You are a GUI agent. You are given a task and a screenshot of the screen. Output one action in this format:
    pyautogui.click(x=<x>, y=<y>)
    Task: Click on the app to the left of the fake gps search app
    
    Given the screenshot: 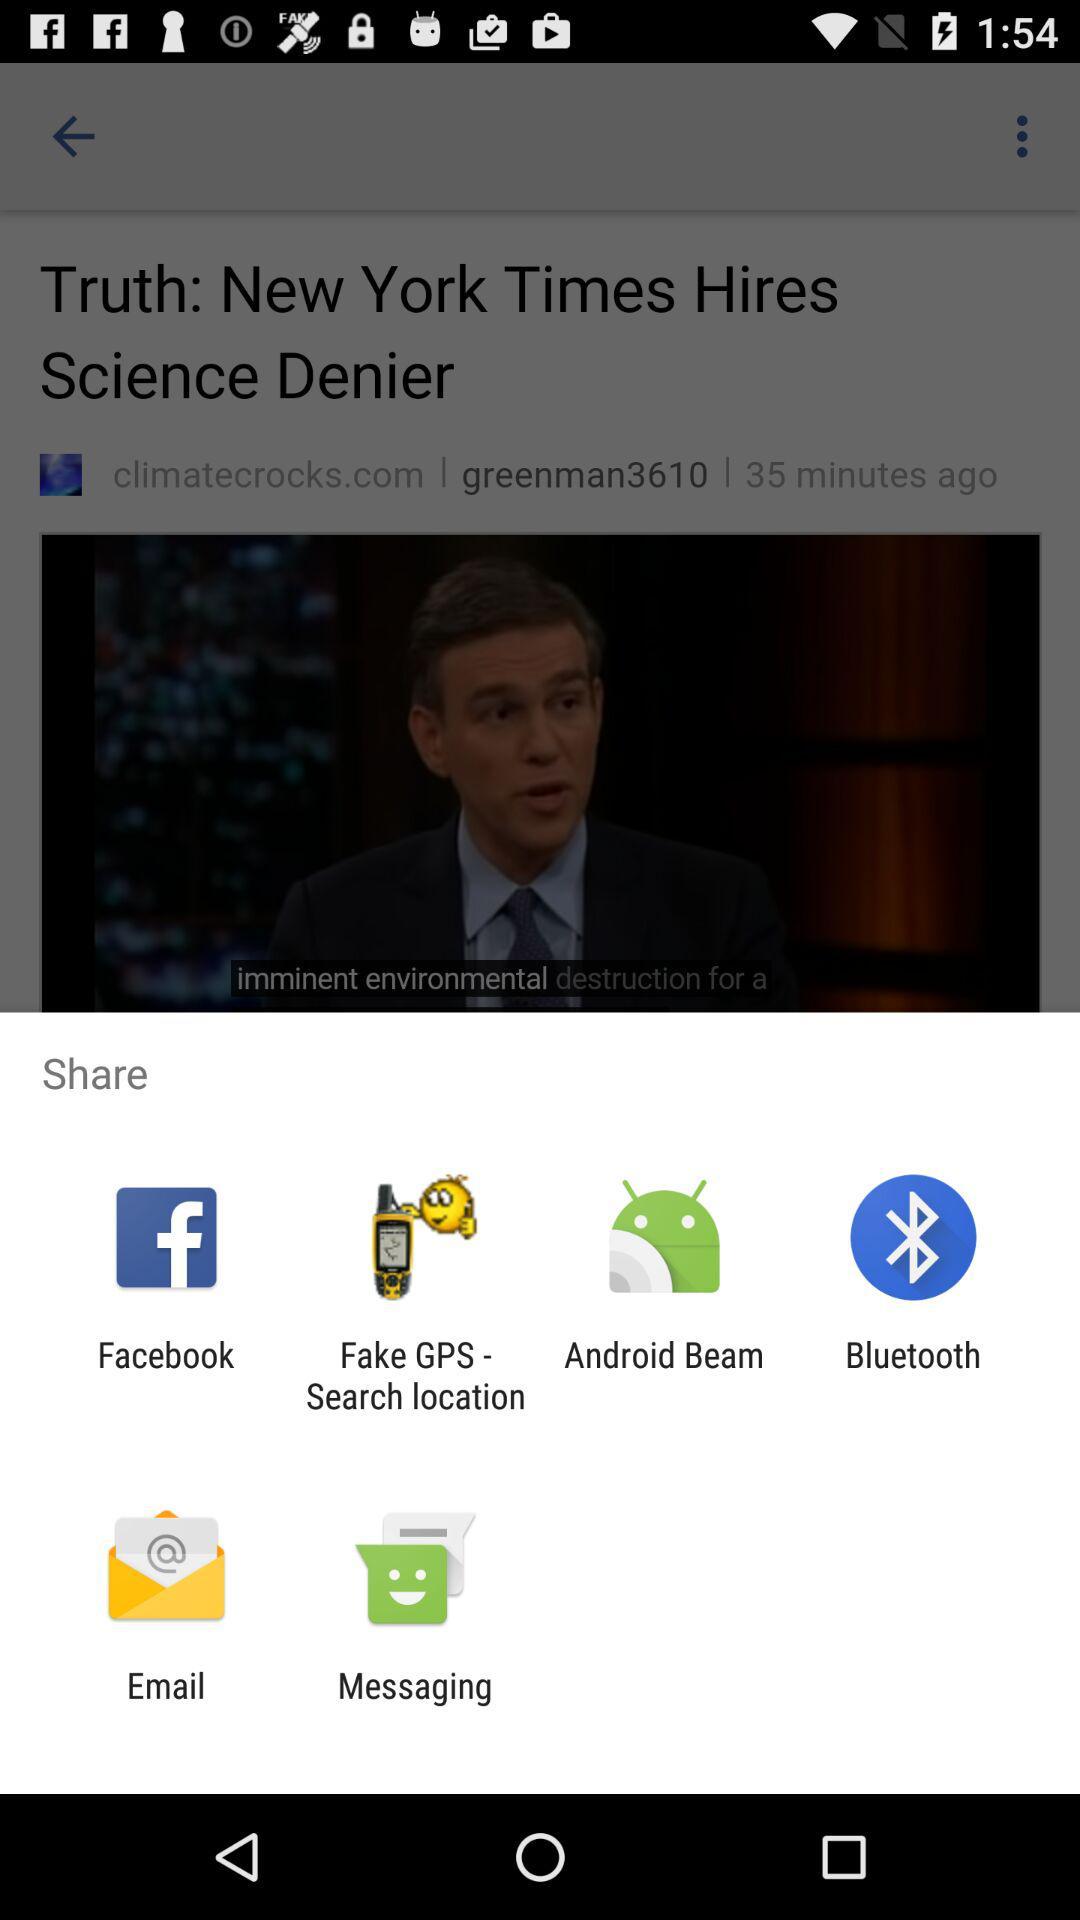 What is the action you would take?
    pyautogui.click(x=165, y=1374)
    